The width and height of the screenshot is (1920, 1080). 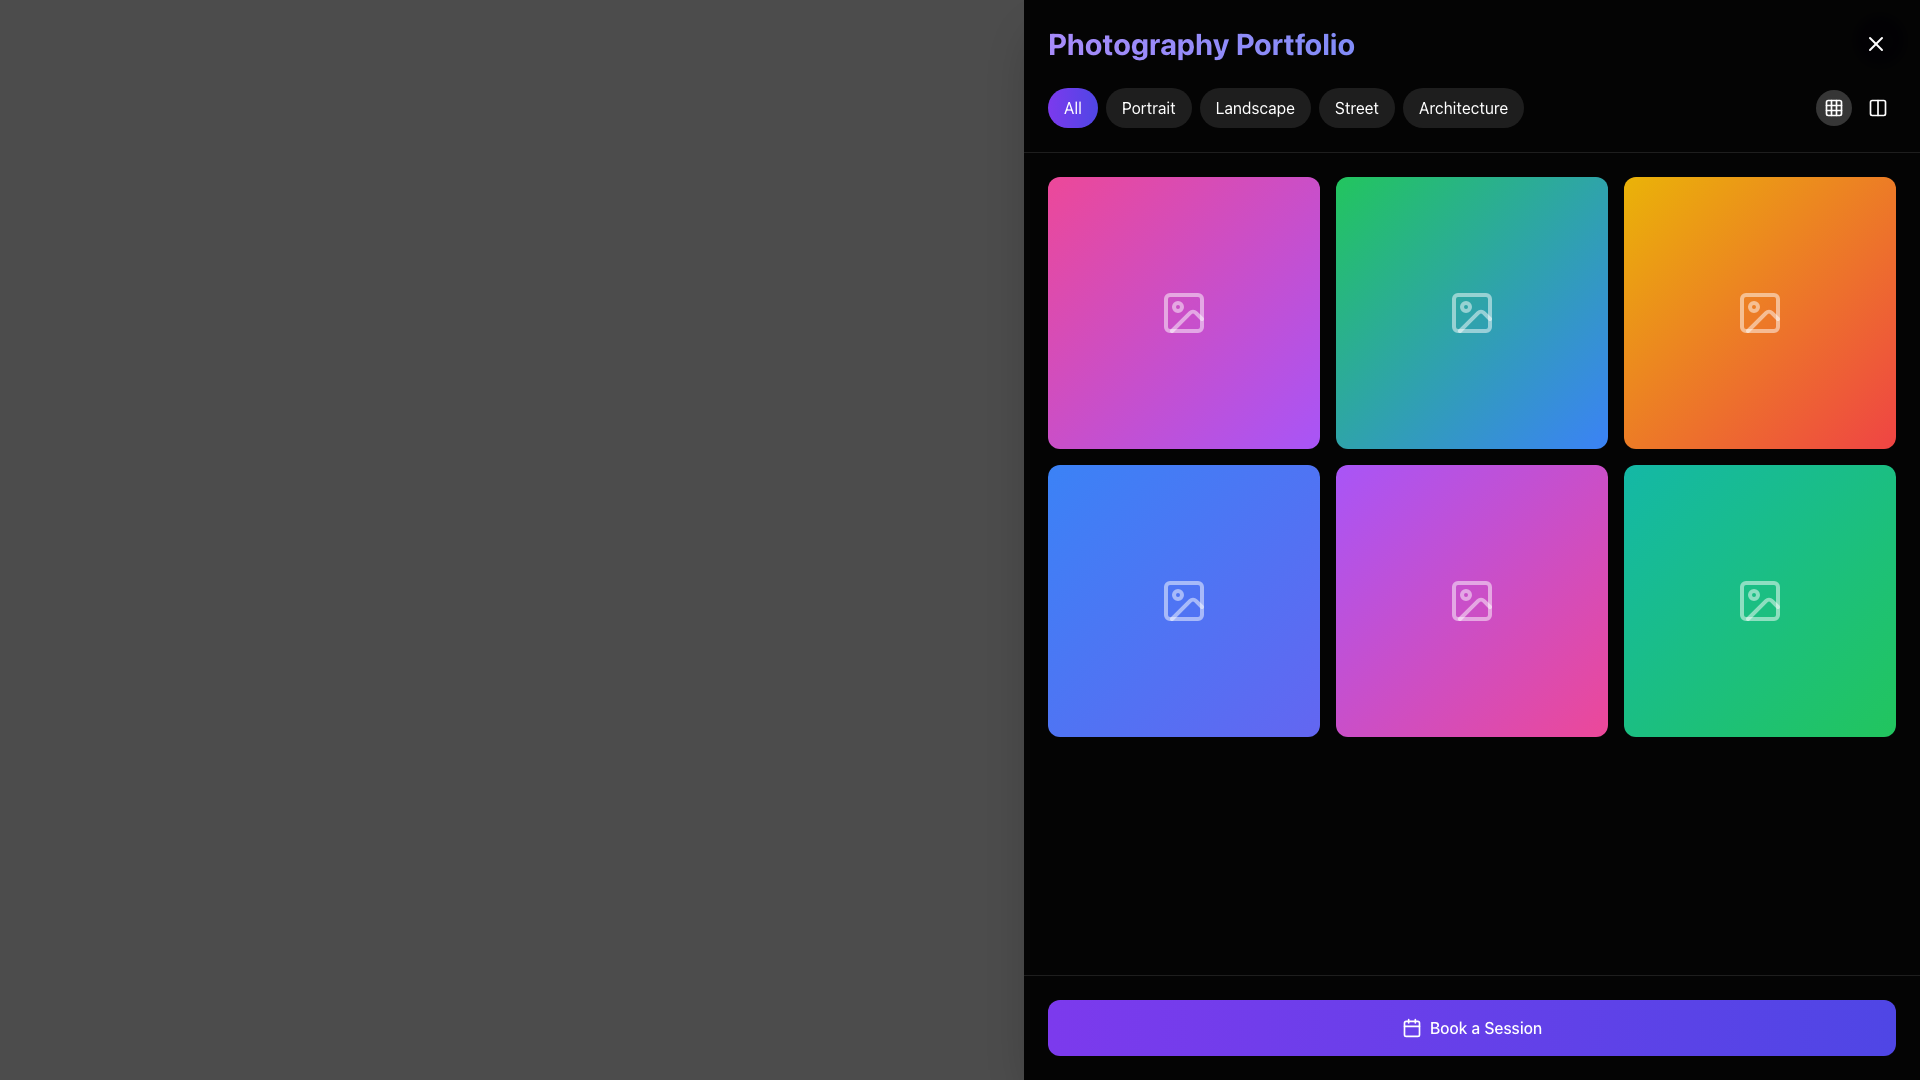 What do you see at coordinates (1184, 312) in the screenshot?
I see `the image icon located in the top-left tile of a 3x2 grid layout, which is distinguished by its pink-to-purple gradient, to trigger a tooltip or highlight` at bounding box center [1184, 312].